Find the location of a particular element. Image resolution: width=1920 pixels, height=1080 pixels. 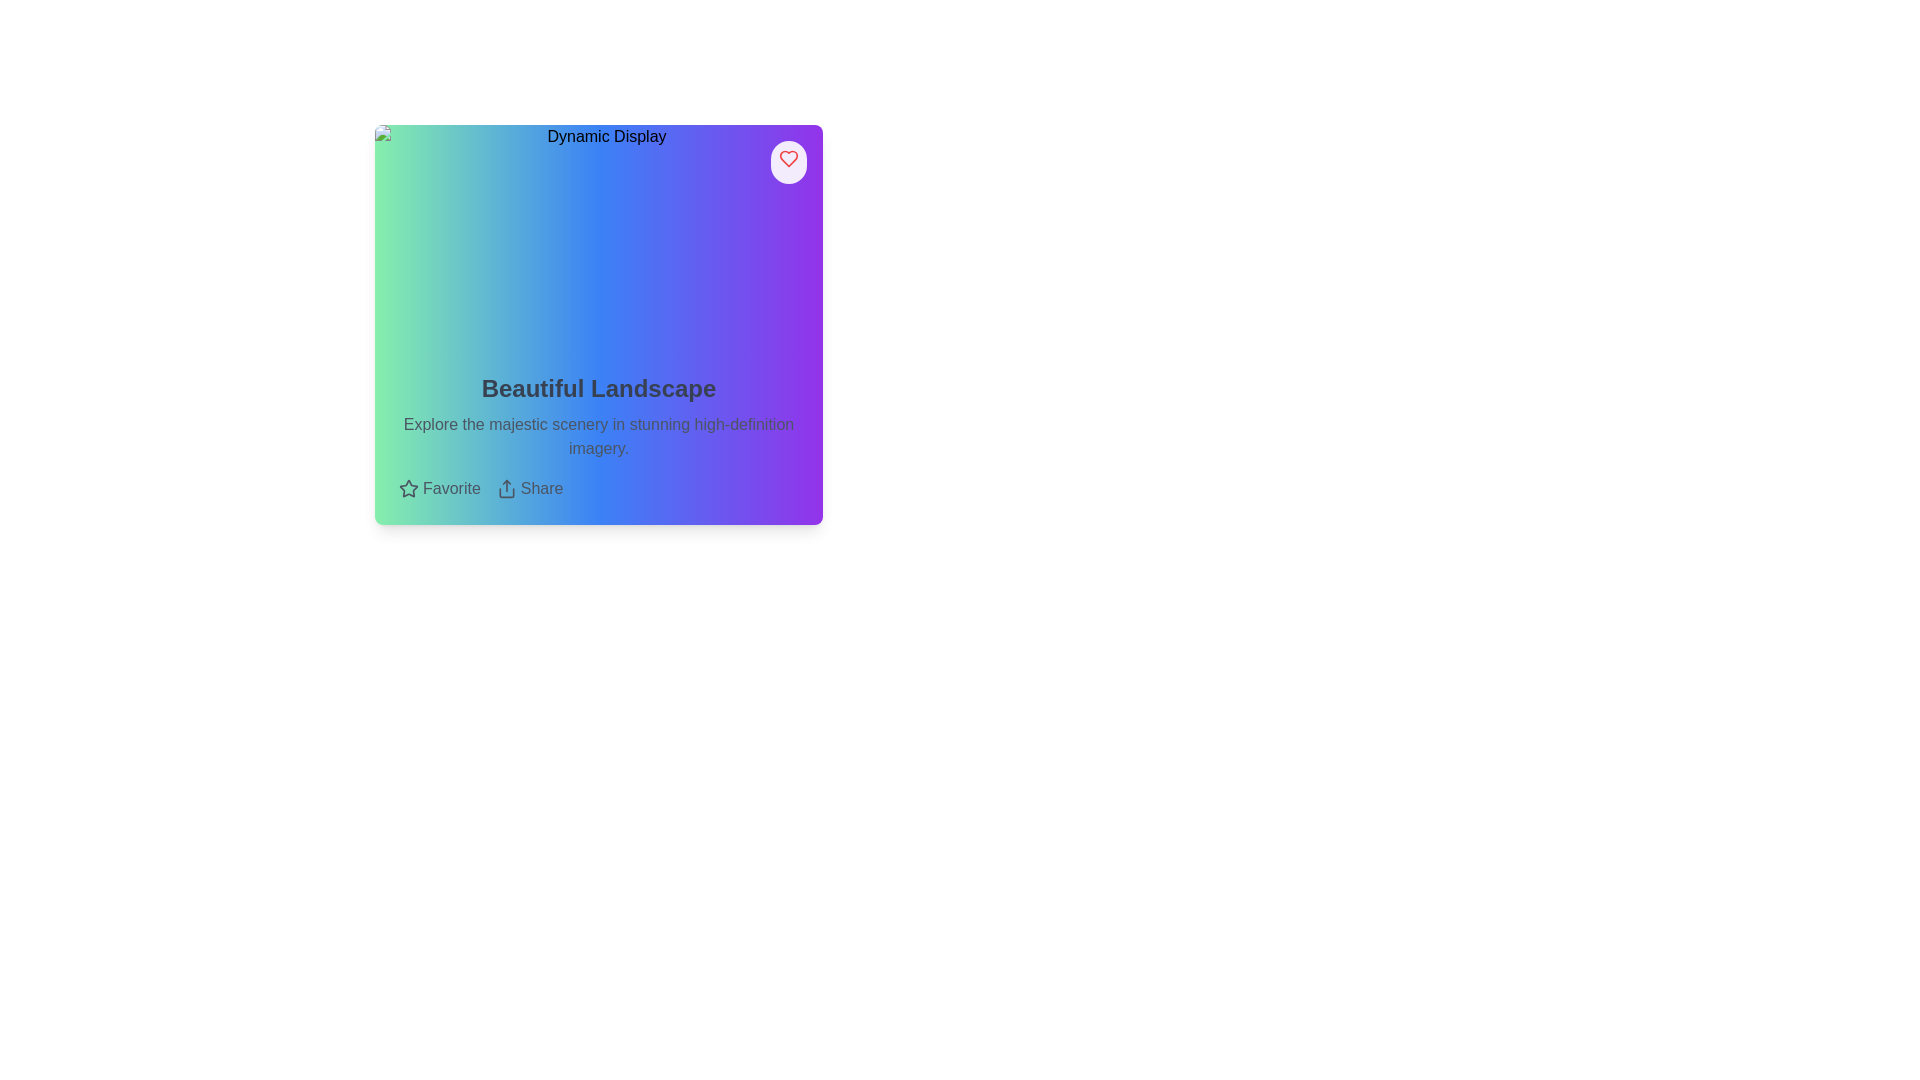

the favorite button located at the bottom-left of the vivid rectangular card to mark the item as a favorite is located at coordinates (438, 489).